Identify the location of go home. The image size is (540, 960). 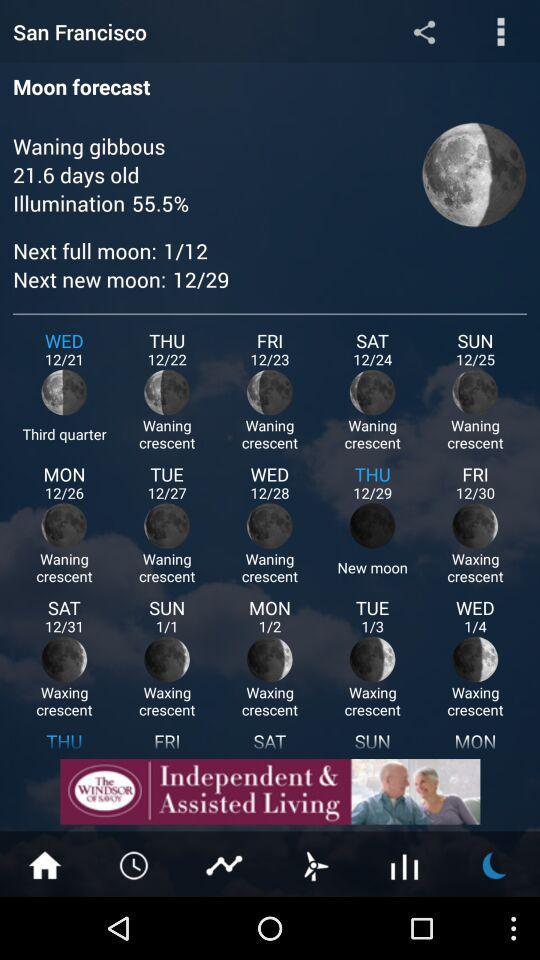
(44, 863).